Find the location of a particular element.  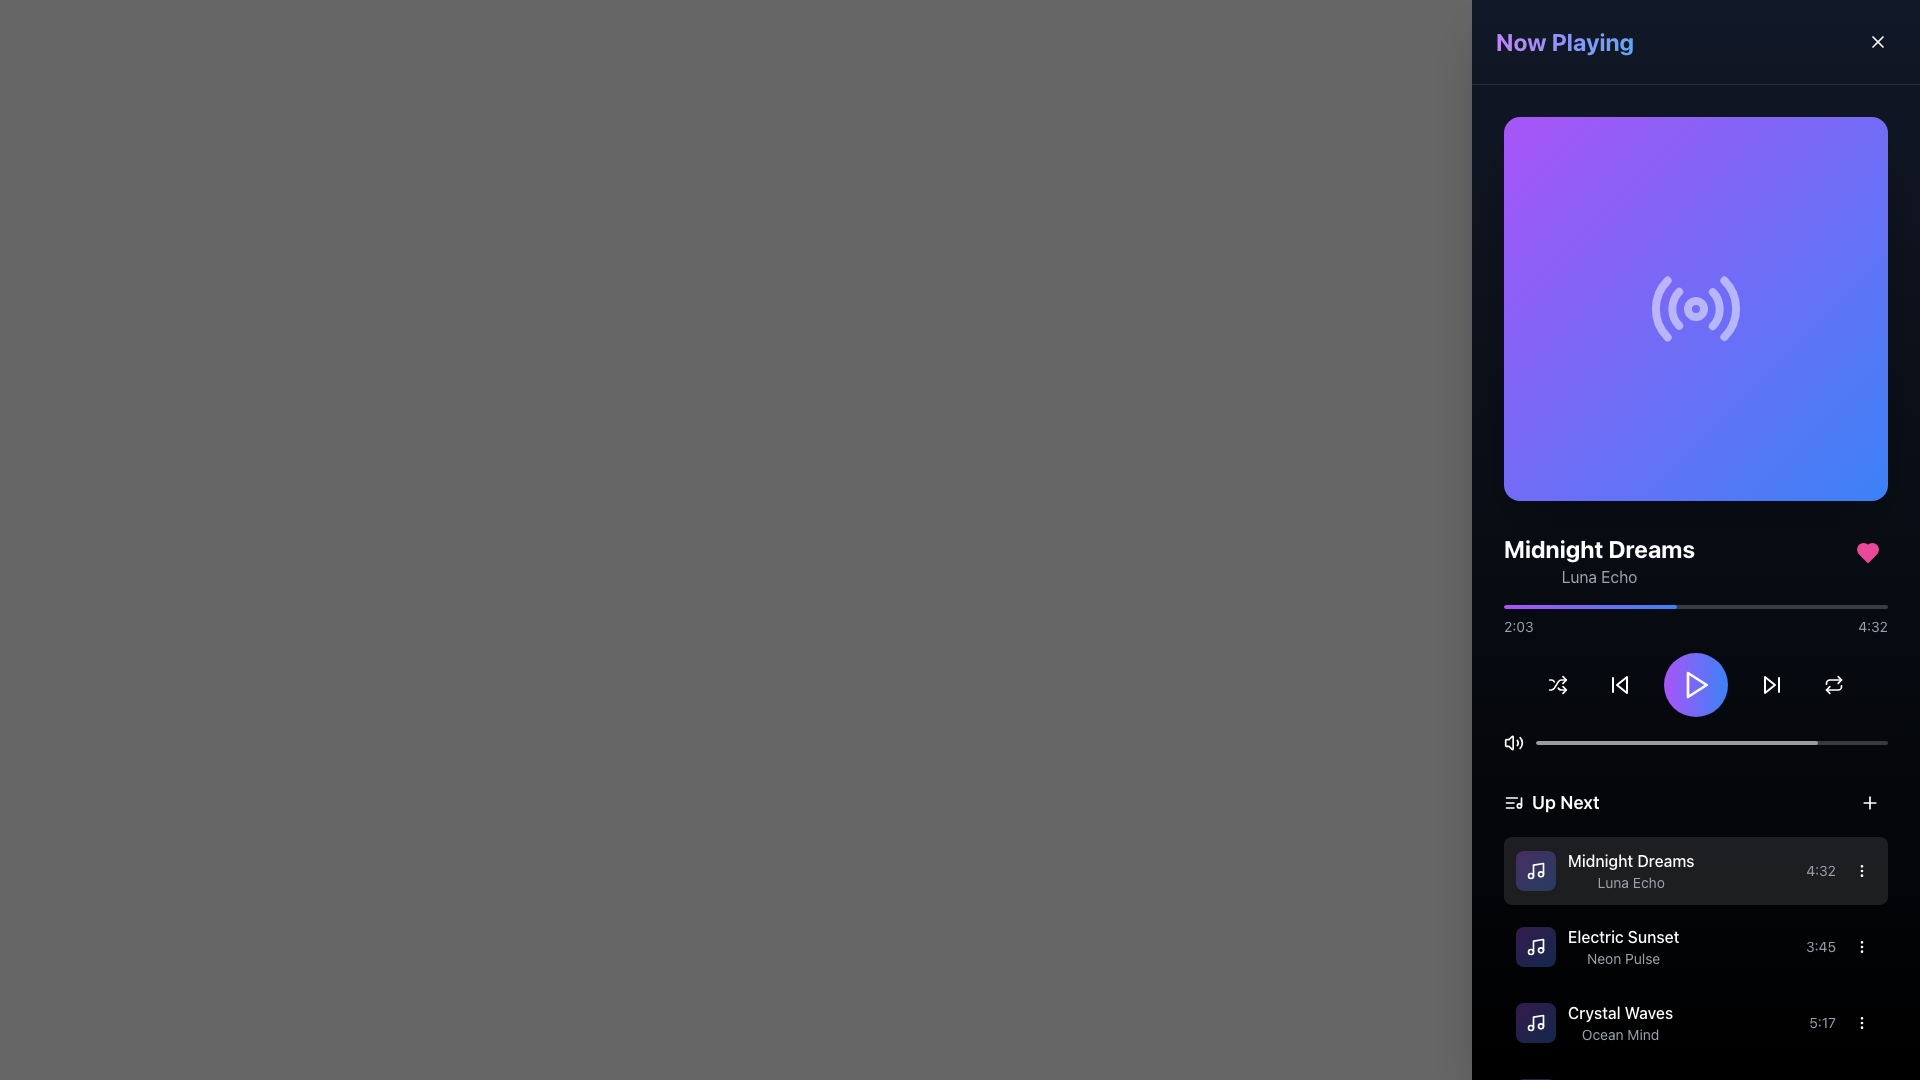

the playback position is located at coordinates (1884, 605).